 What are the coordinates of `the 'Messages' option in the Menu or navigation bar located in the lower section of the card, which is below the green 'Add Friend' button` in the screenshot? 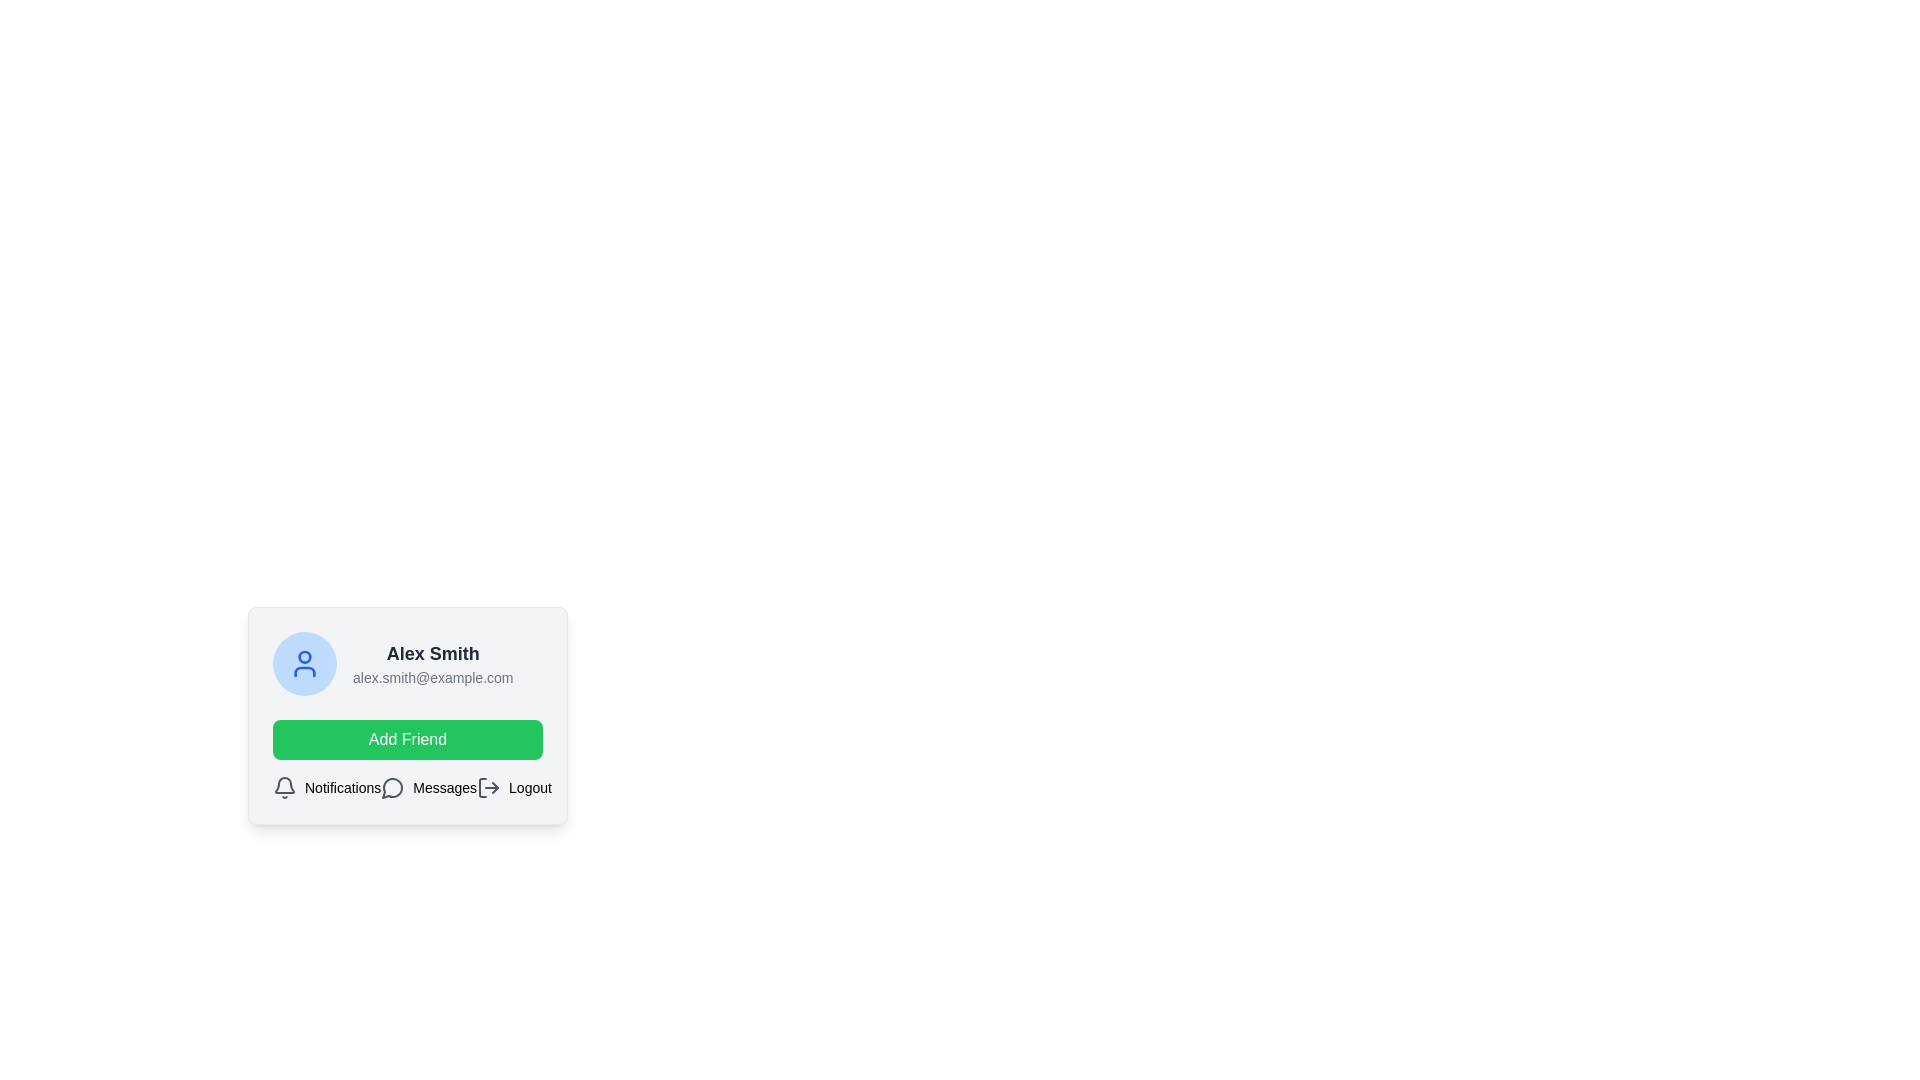 It's located at (407, 786).